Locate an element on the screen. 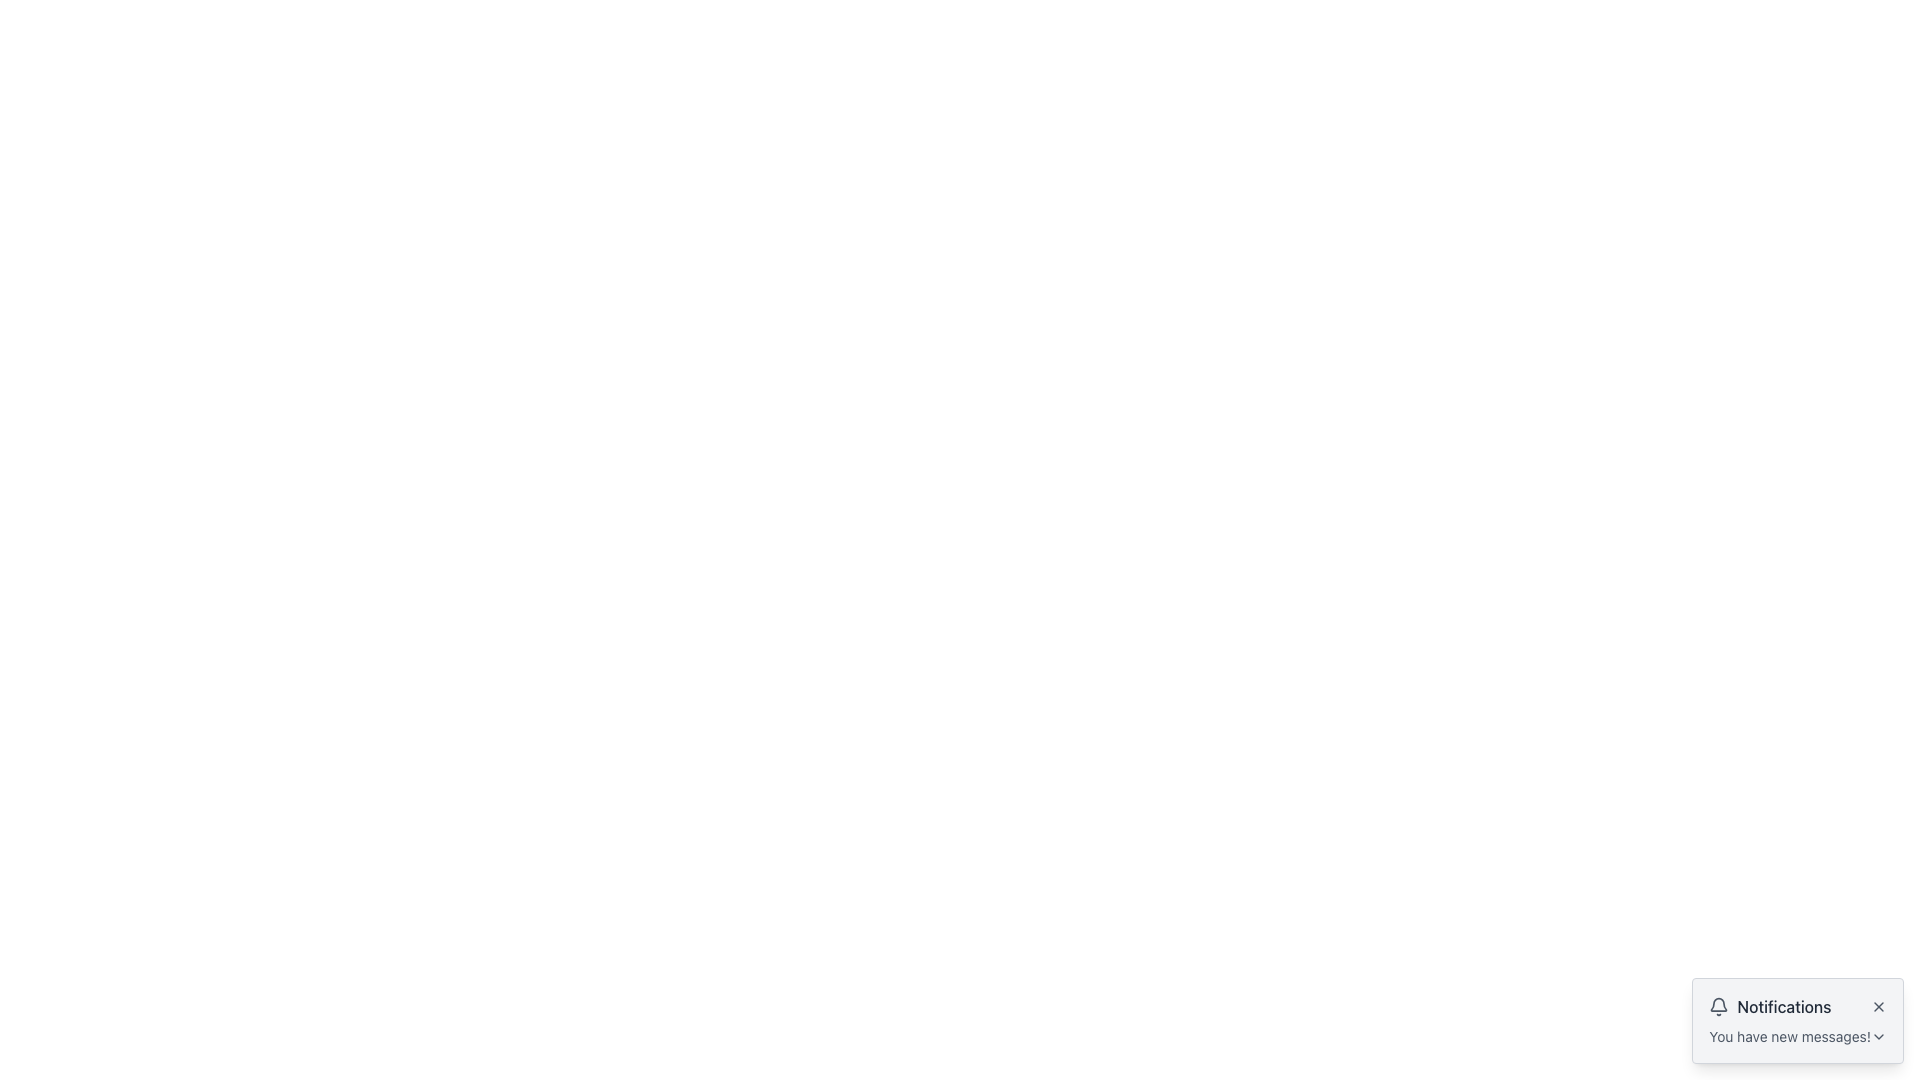 Image resolution: width=1920 pixels, height=1080 pixels. the dropdown icon next to the text message 'You have new messages!' in the notifications modal is located at coordinates (1798, 1036).